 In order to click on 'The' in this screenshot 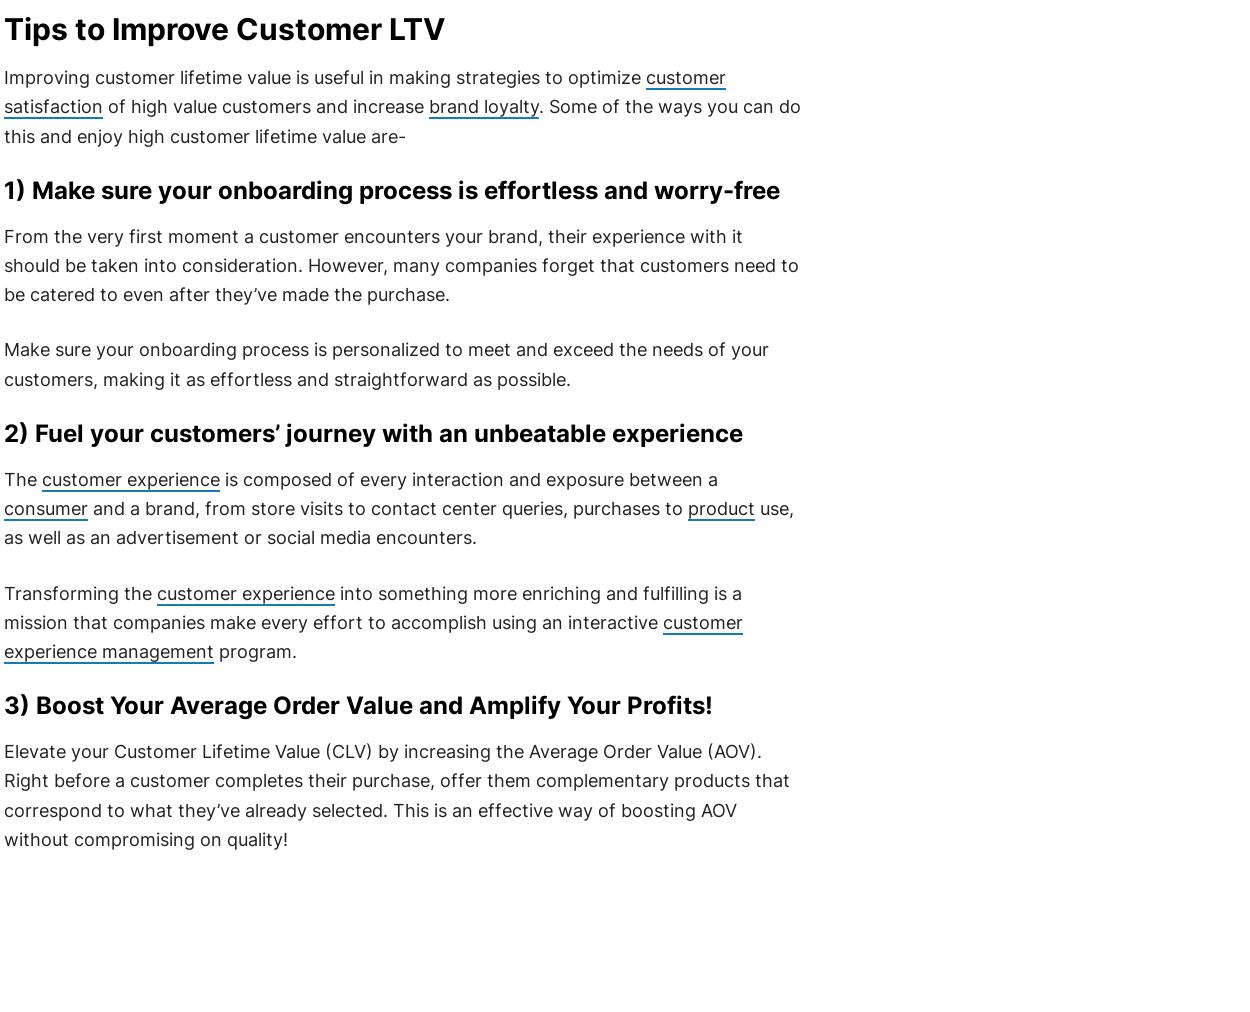, I will do `click(22, 478)`.